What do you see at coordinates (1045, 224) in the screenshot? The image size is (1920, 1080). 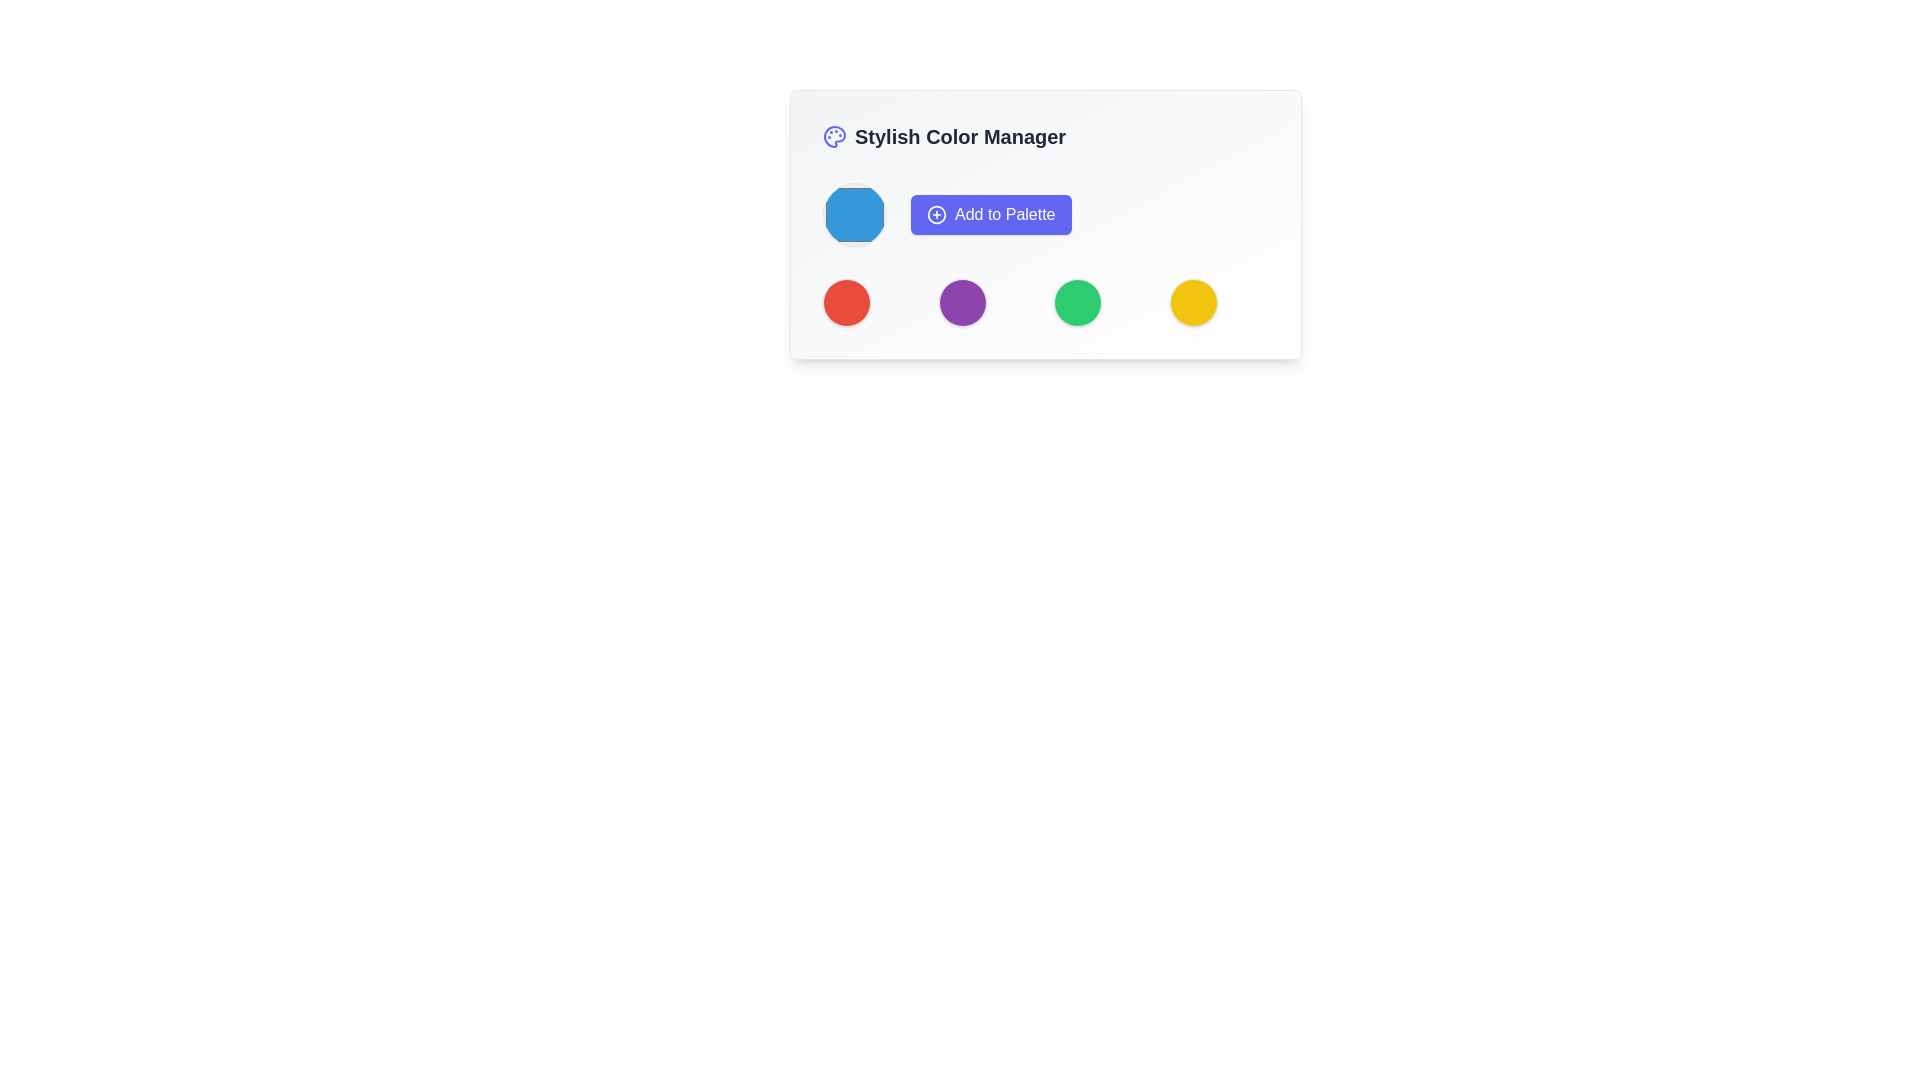 I see `the 'Add to Palette' button with rounded edges and a blue background located within the 'Stylish Color Manager' card` at bounding box center [1045, 224].